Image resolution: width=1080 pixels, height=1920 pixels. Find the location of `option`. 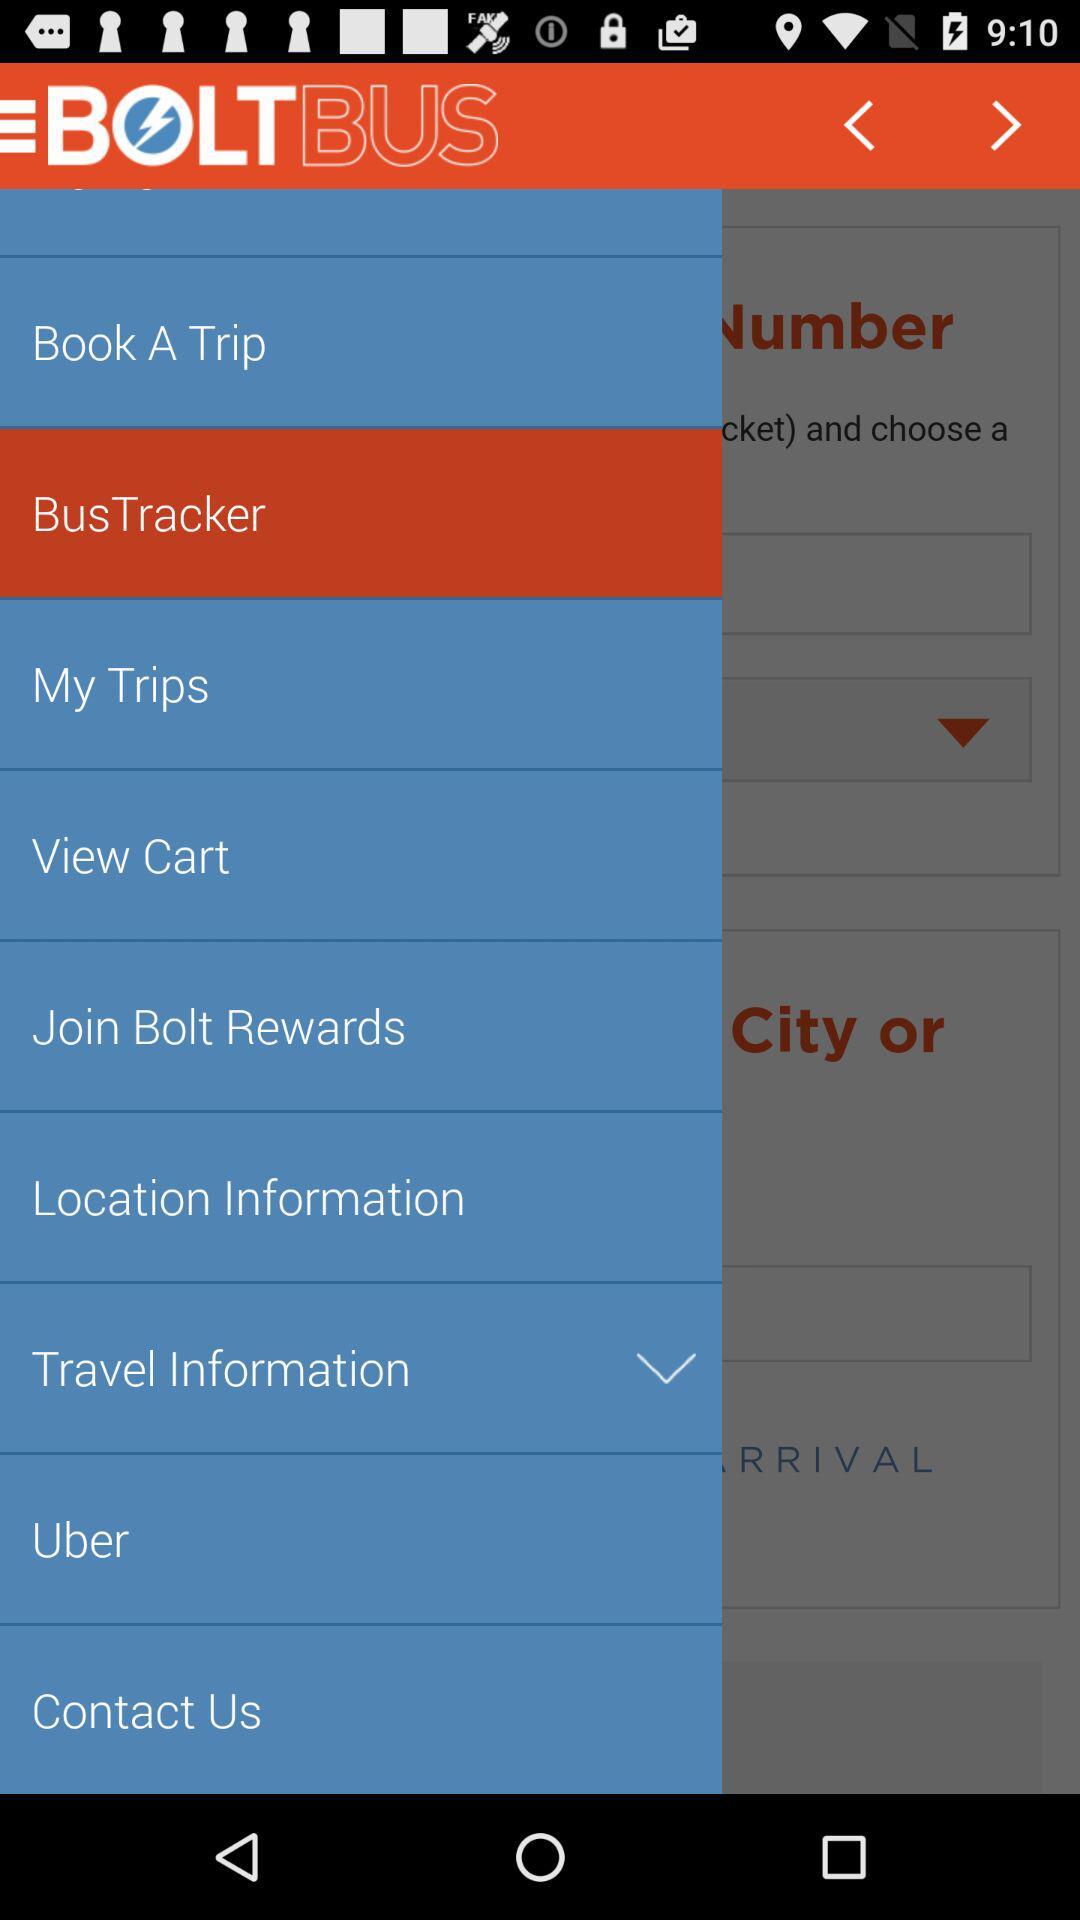

option is located at coordinates (540, 991).